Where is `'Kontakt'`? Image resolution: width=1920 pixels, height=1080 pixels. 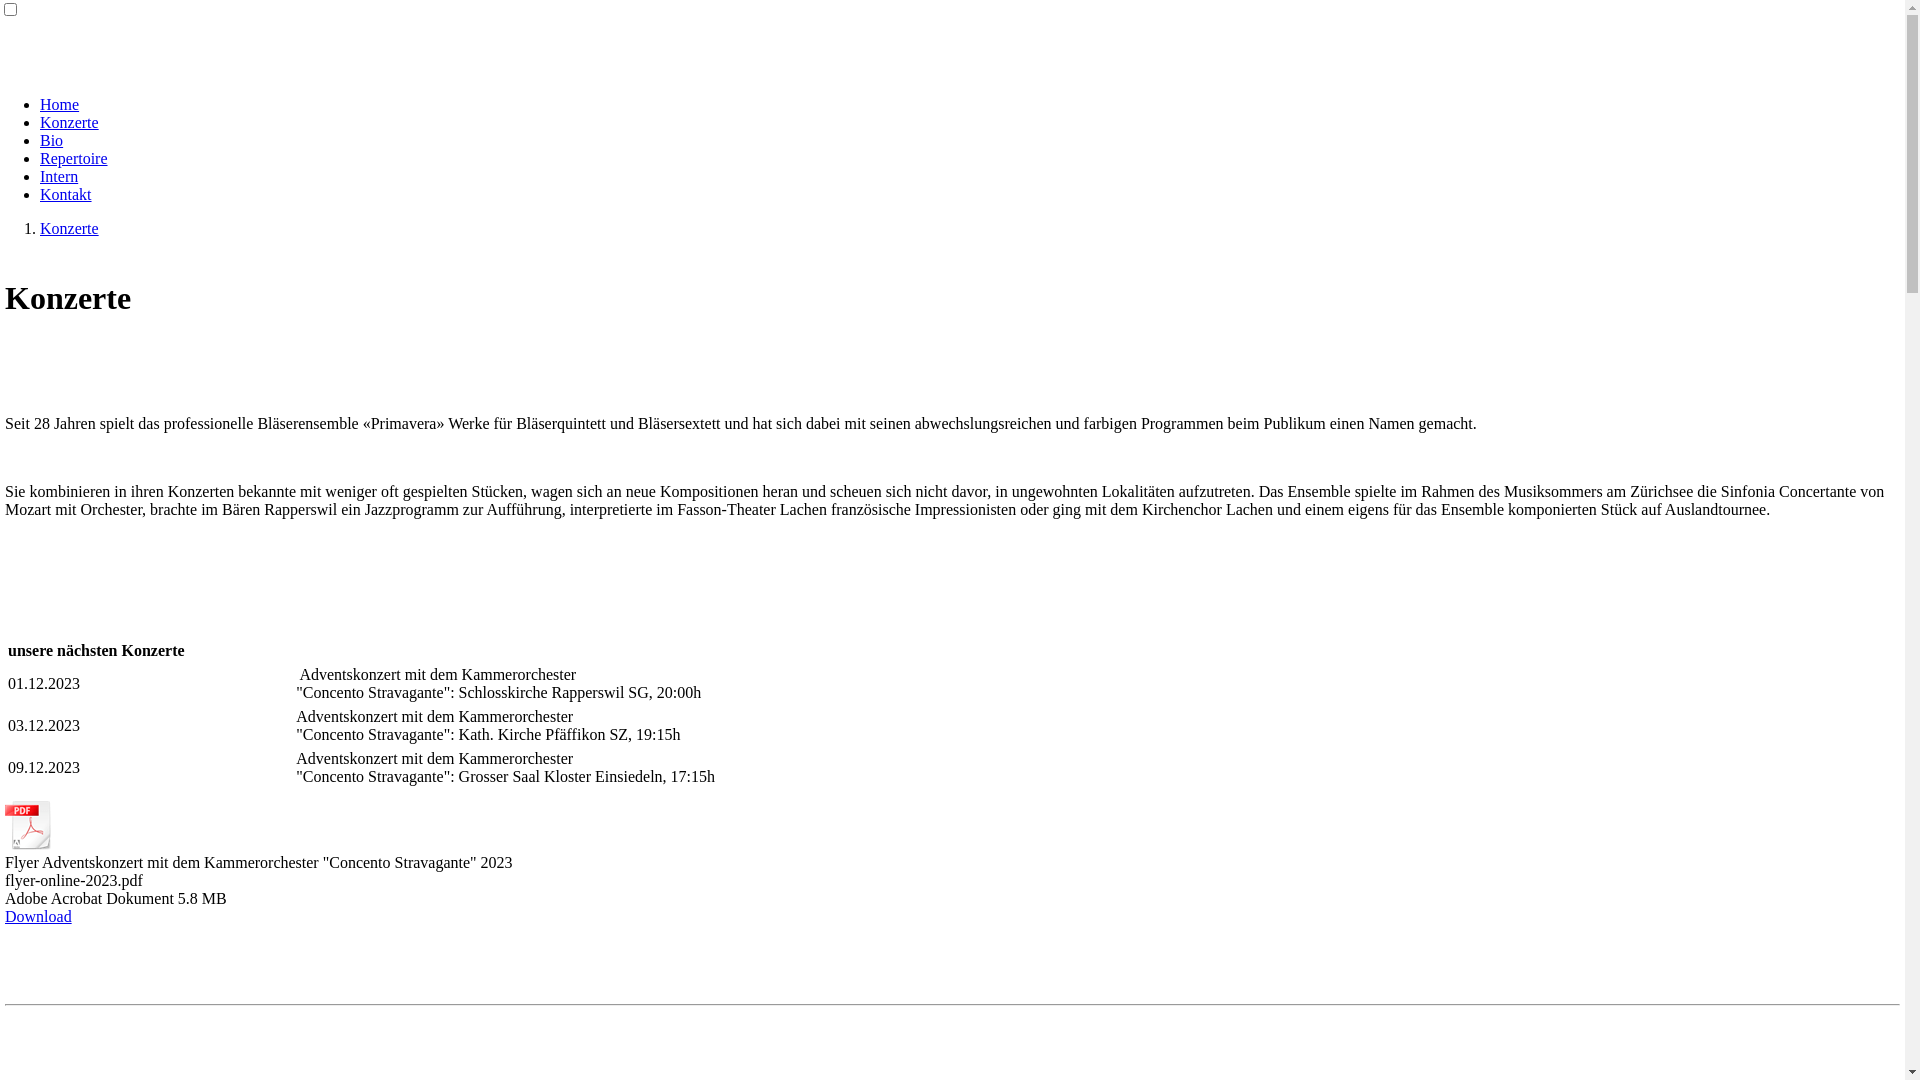 'Kontakt' is located at coordinates (66, 194).